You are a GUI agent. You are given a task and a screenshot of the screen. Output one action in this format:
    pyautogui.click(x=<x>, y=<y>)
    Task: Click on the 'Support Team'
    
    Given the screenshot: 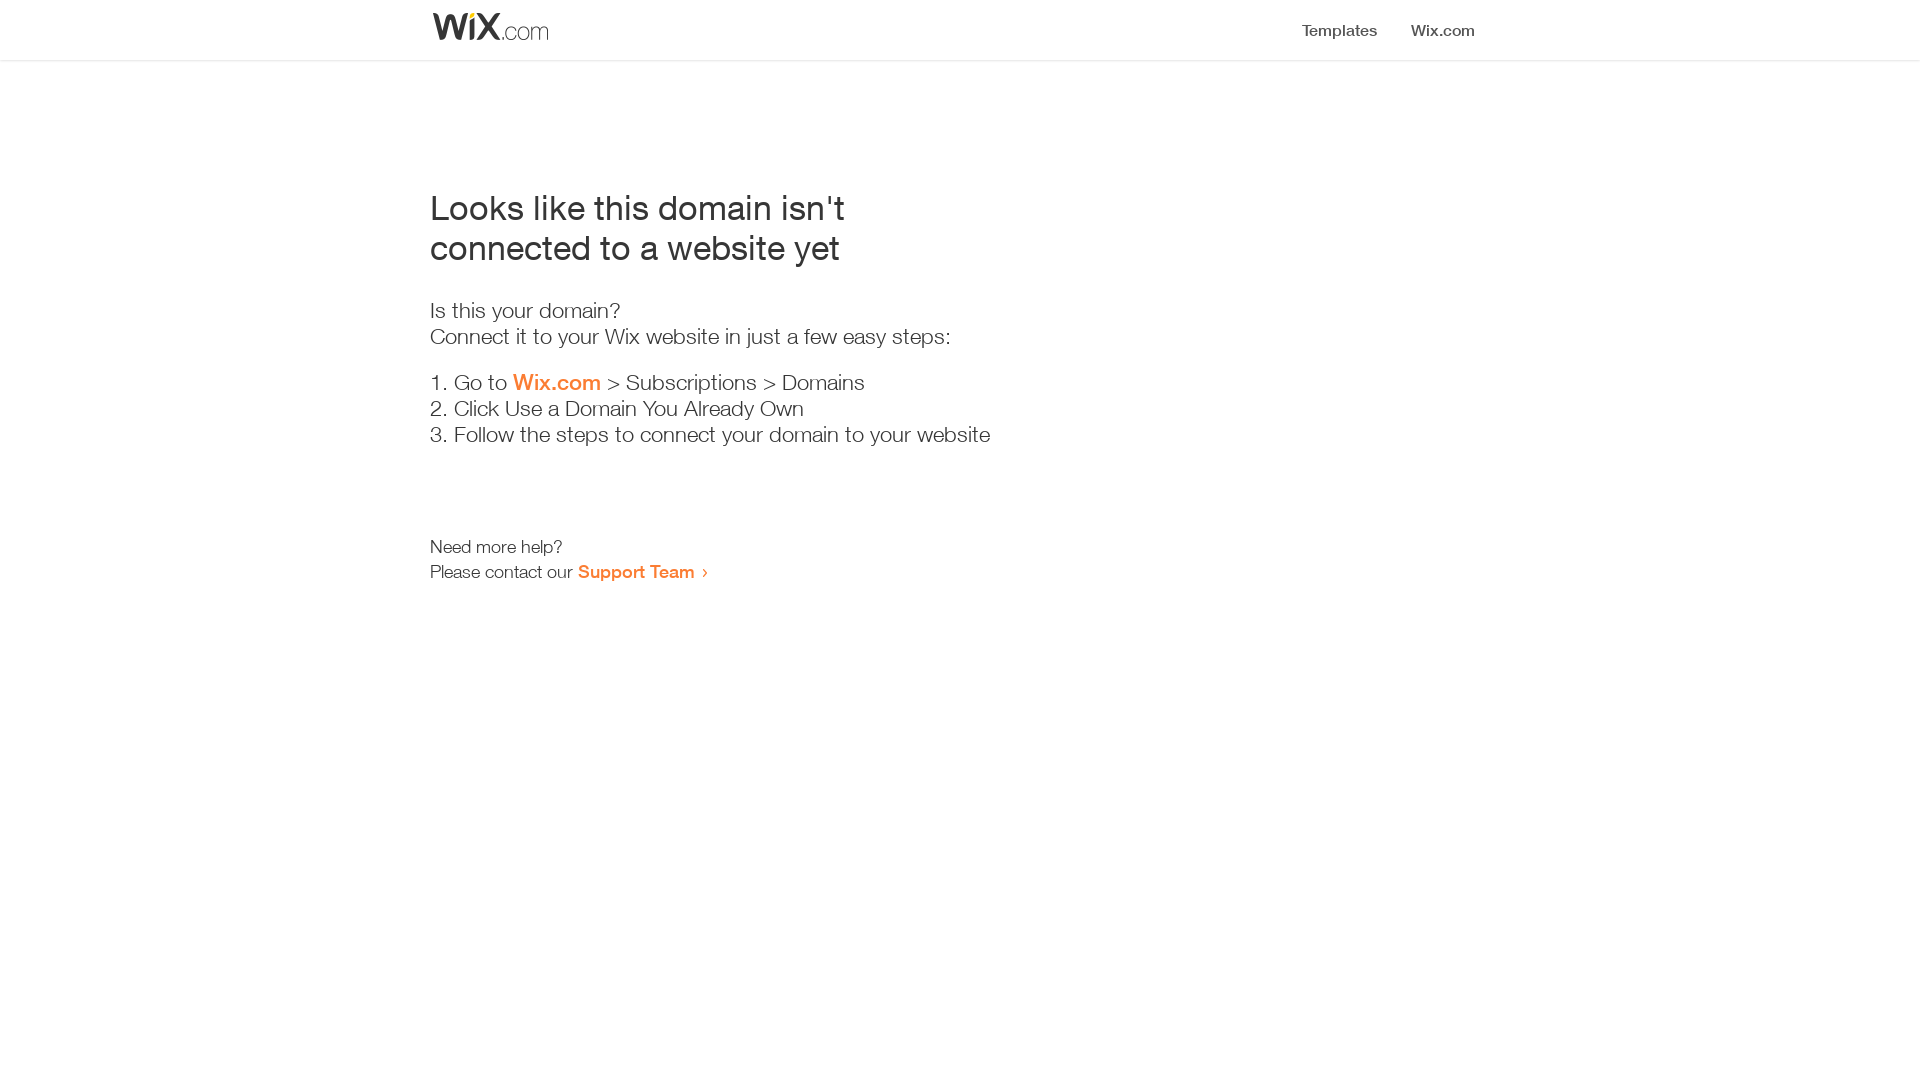 What is the action you would take?
    pyautogui.click(x=635, y=570)
    